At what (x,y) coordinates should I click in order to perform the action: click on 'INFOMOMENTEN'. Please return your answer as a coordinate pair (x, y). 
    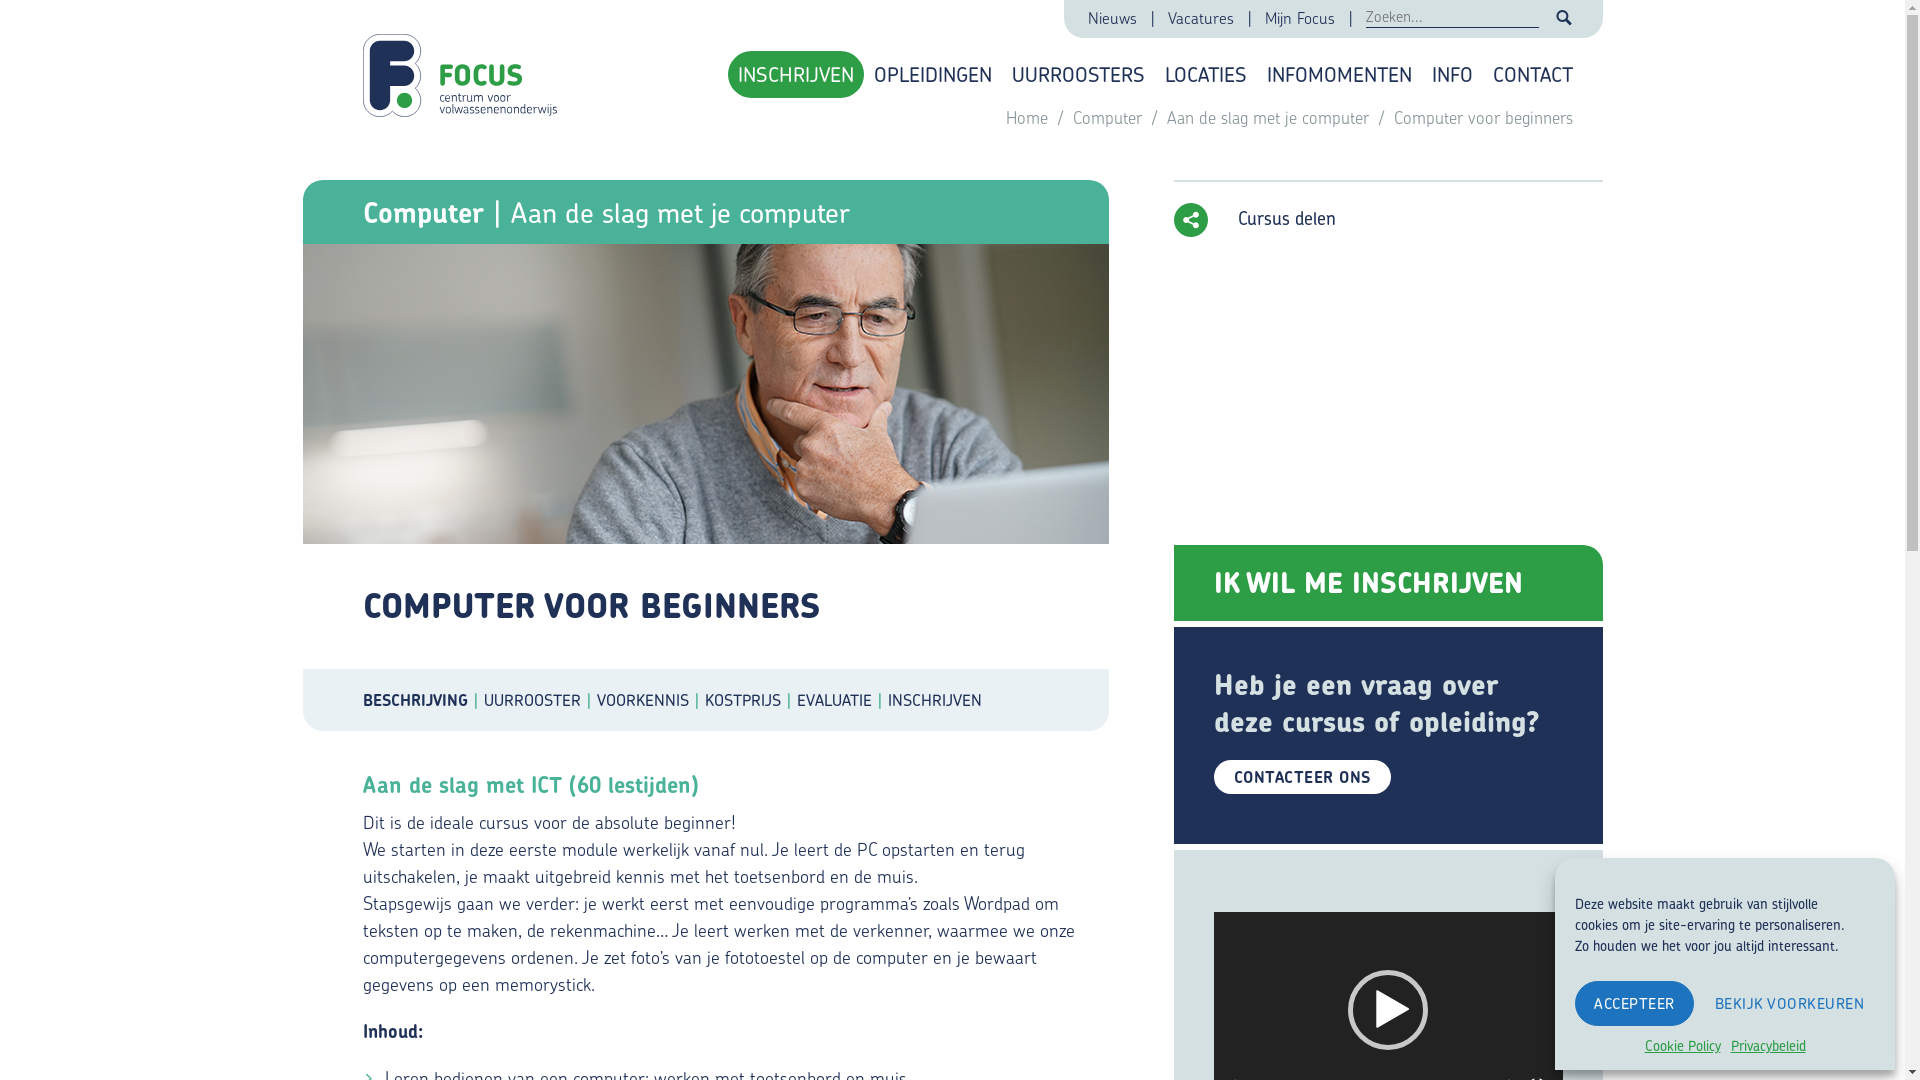
    Looking at the image, I should click on (1338, 73).